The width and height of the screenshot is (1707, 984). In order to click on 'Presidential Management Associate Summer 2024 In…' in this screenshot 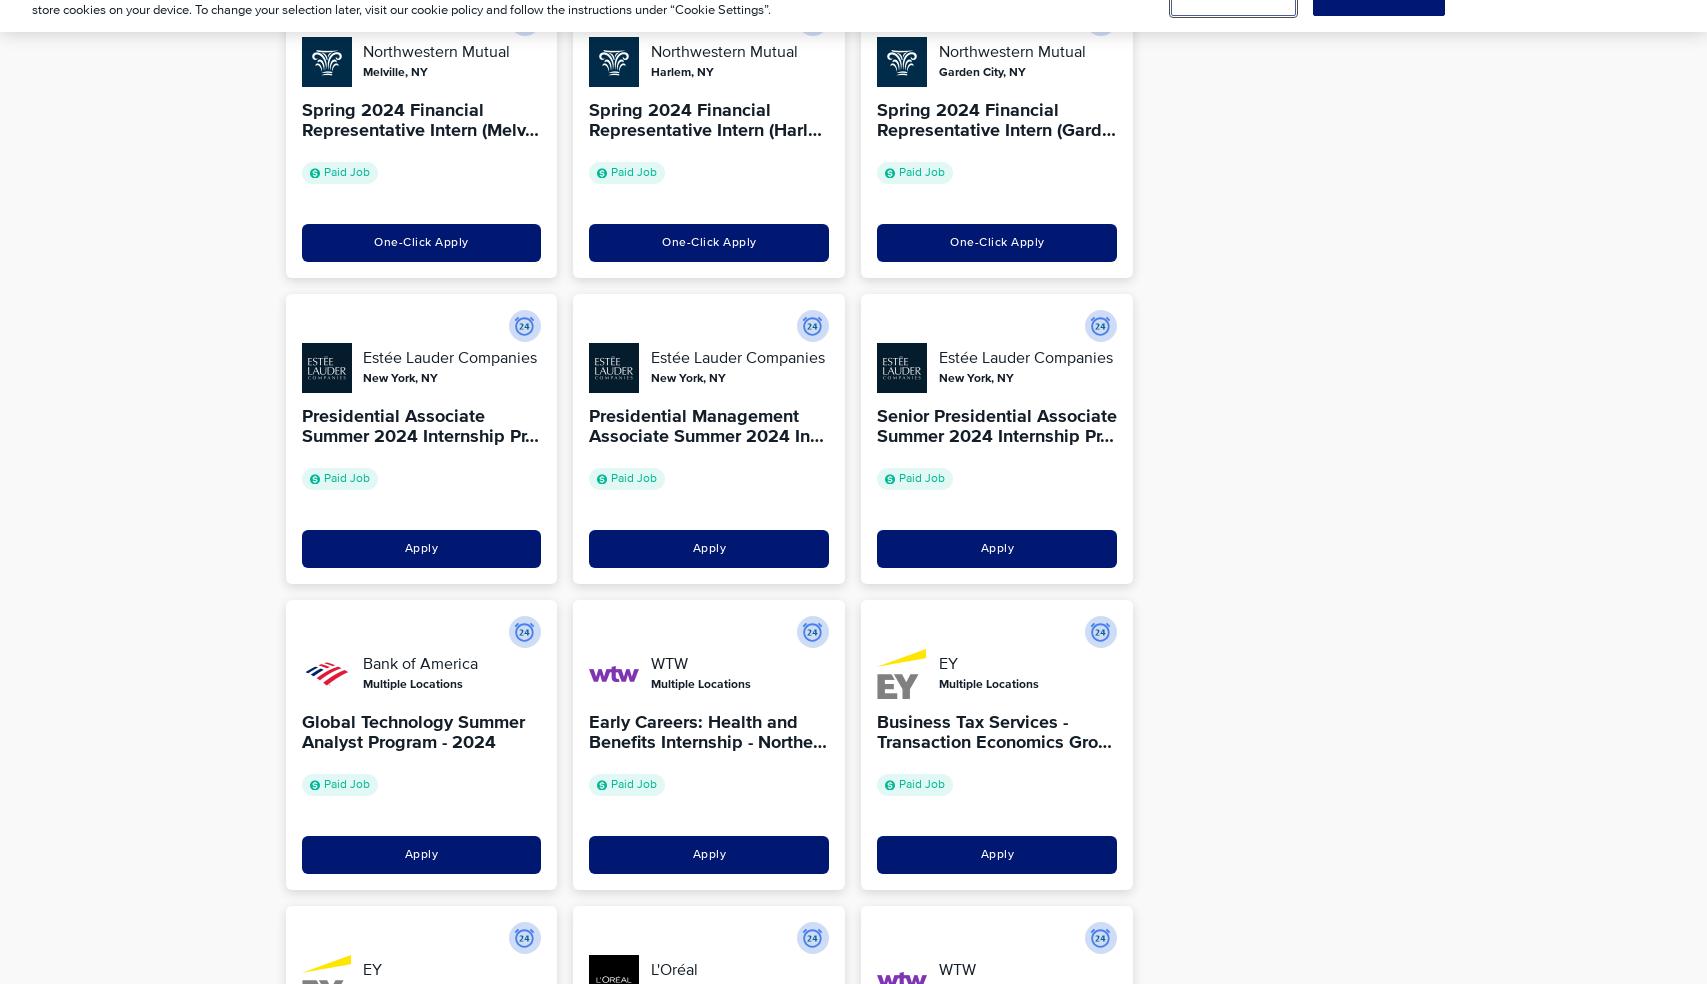, I will do `click(706, 426)`.